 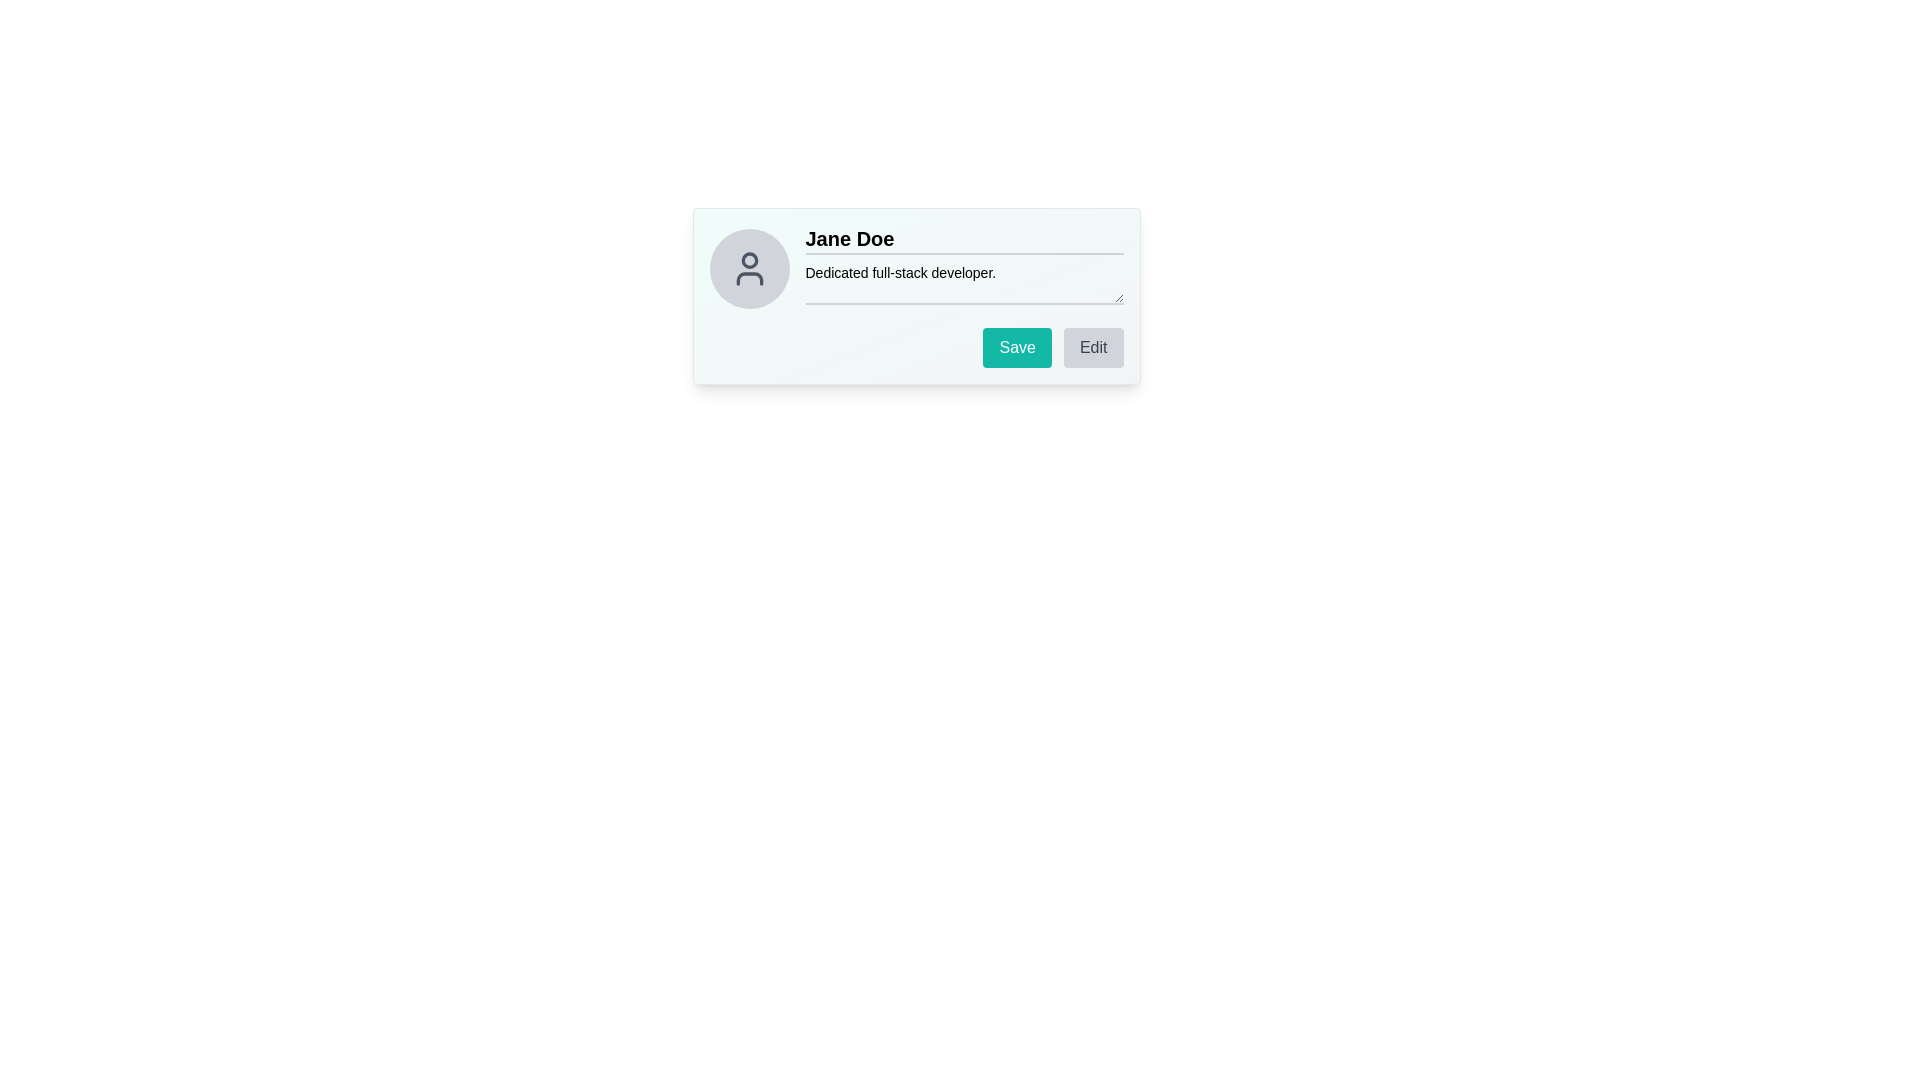 What do you see at coordinates (1017, 346) in the screenshot?
I see `the first button from the left in the button group at the bottom-right of the user card interface` at bounding box center [1017, 346].